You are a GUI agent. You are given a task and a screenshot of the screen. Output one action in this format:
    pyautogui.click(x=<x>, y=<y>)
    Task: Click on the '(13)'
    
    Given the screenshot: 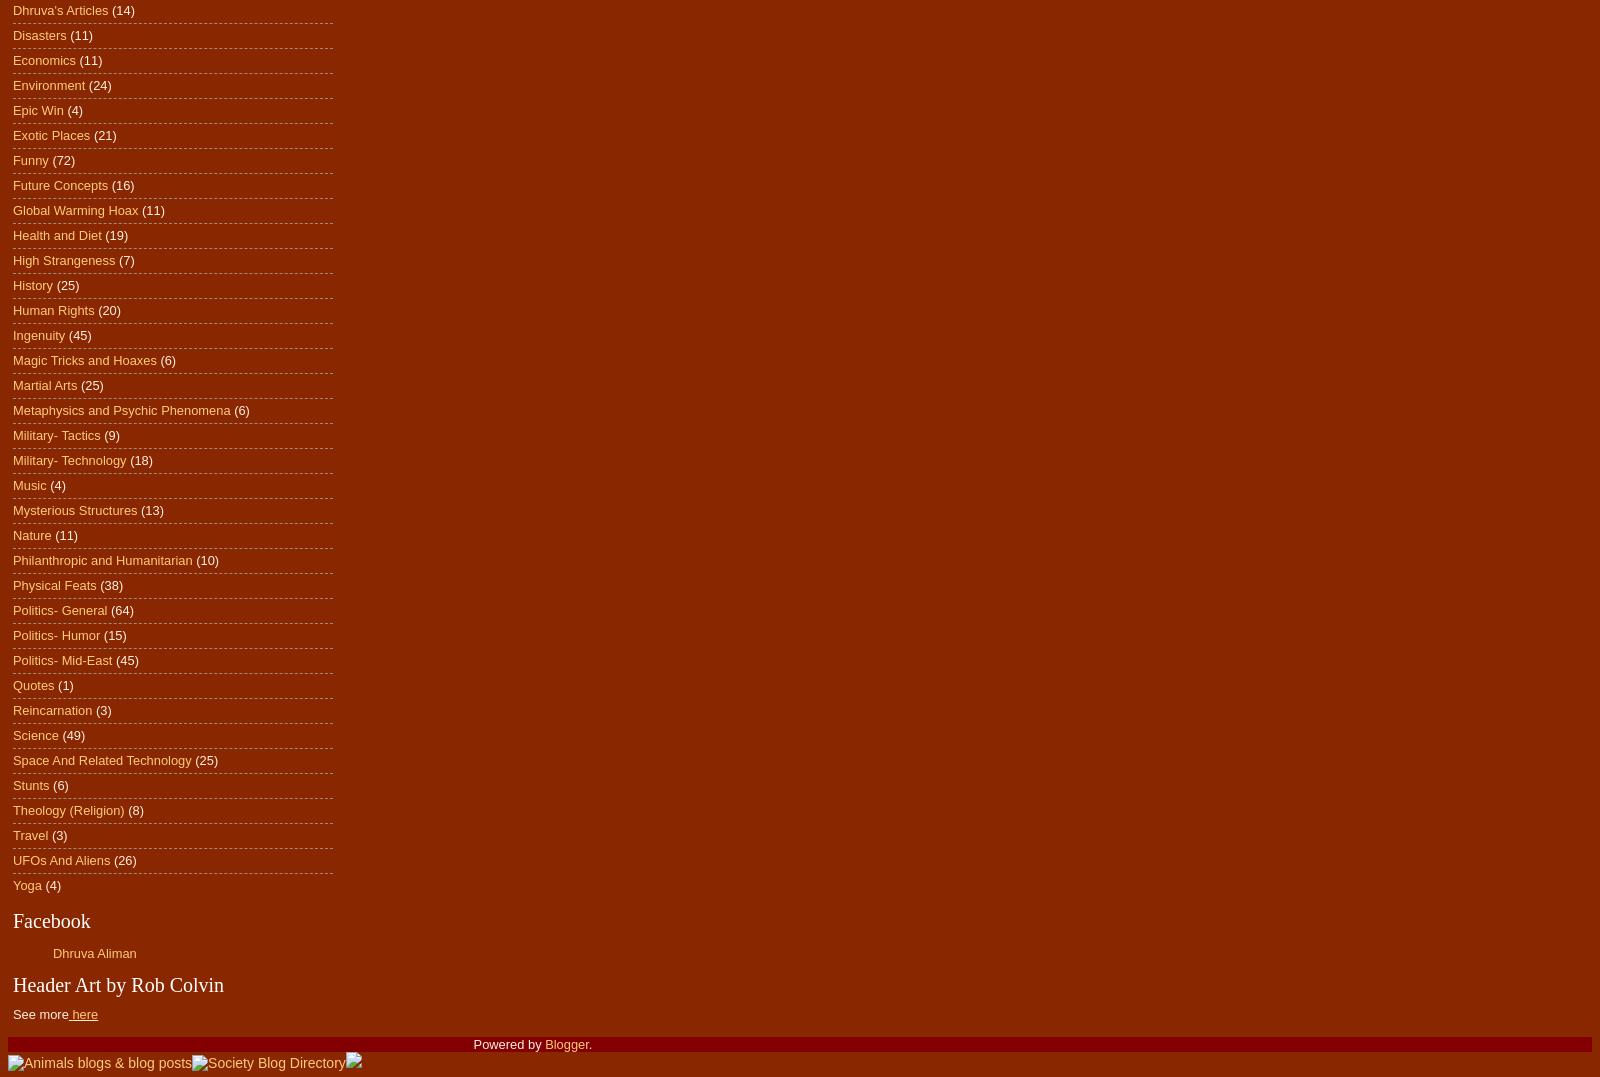 What is the action you would take?
    pyautogui.click(x=151, y=509)
    